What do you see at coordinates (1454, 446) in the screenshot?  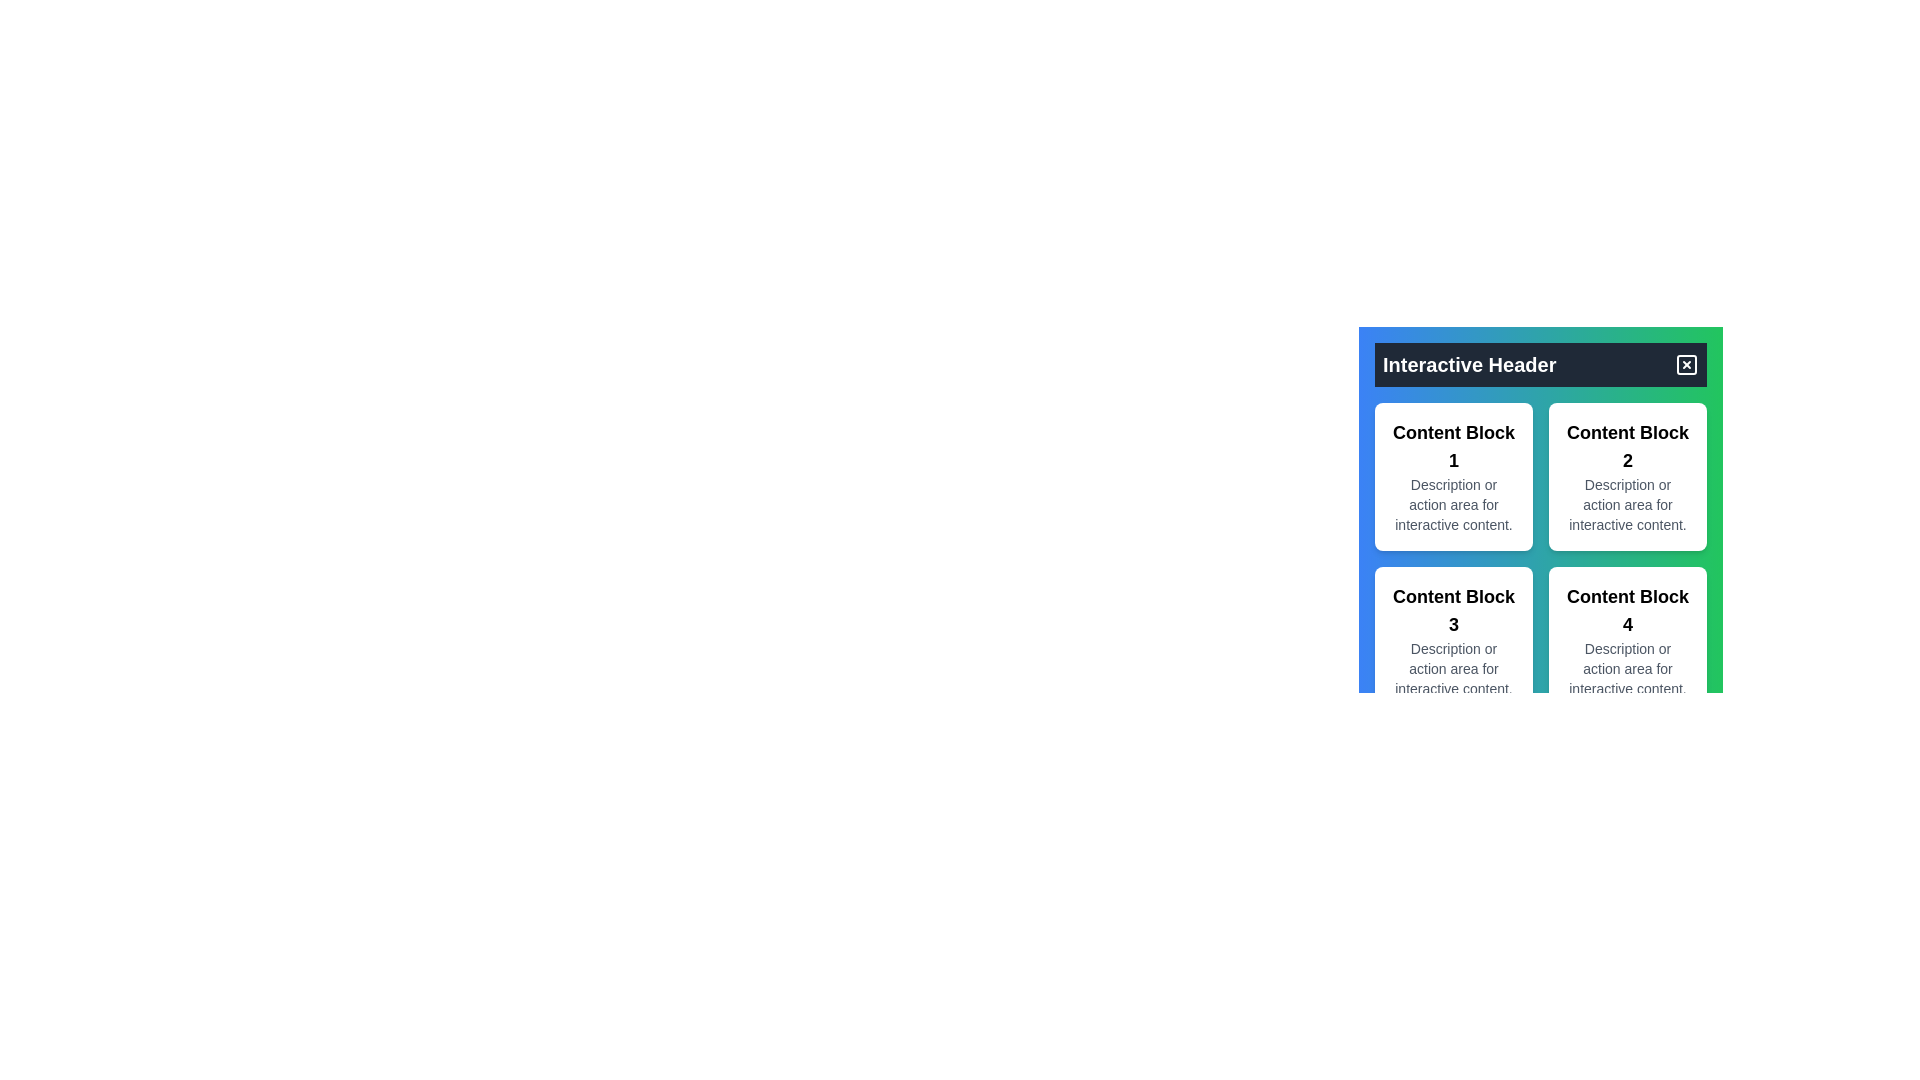 I see `the large header text element reading 'Content Block 1', which is positioned at the top of the first card in a two-by-two grid layout` at bounding box center [1454, 446].